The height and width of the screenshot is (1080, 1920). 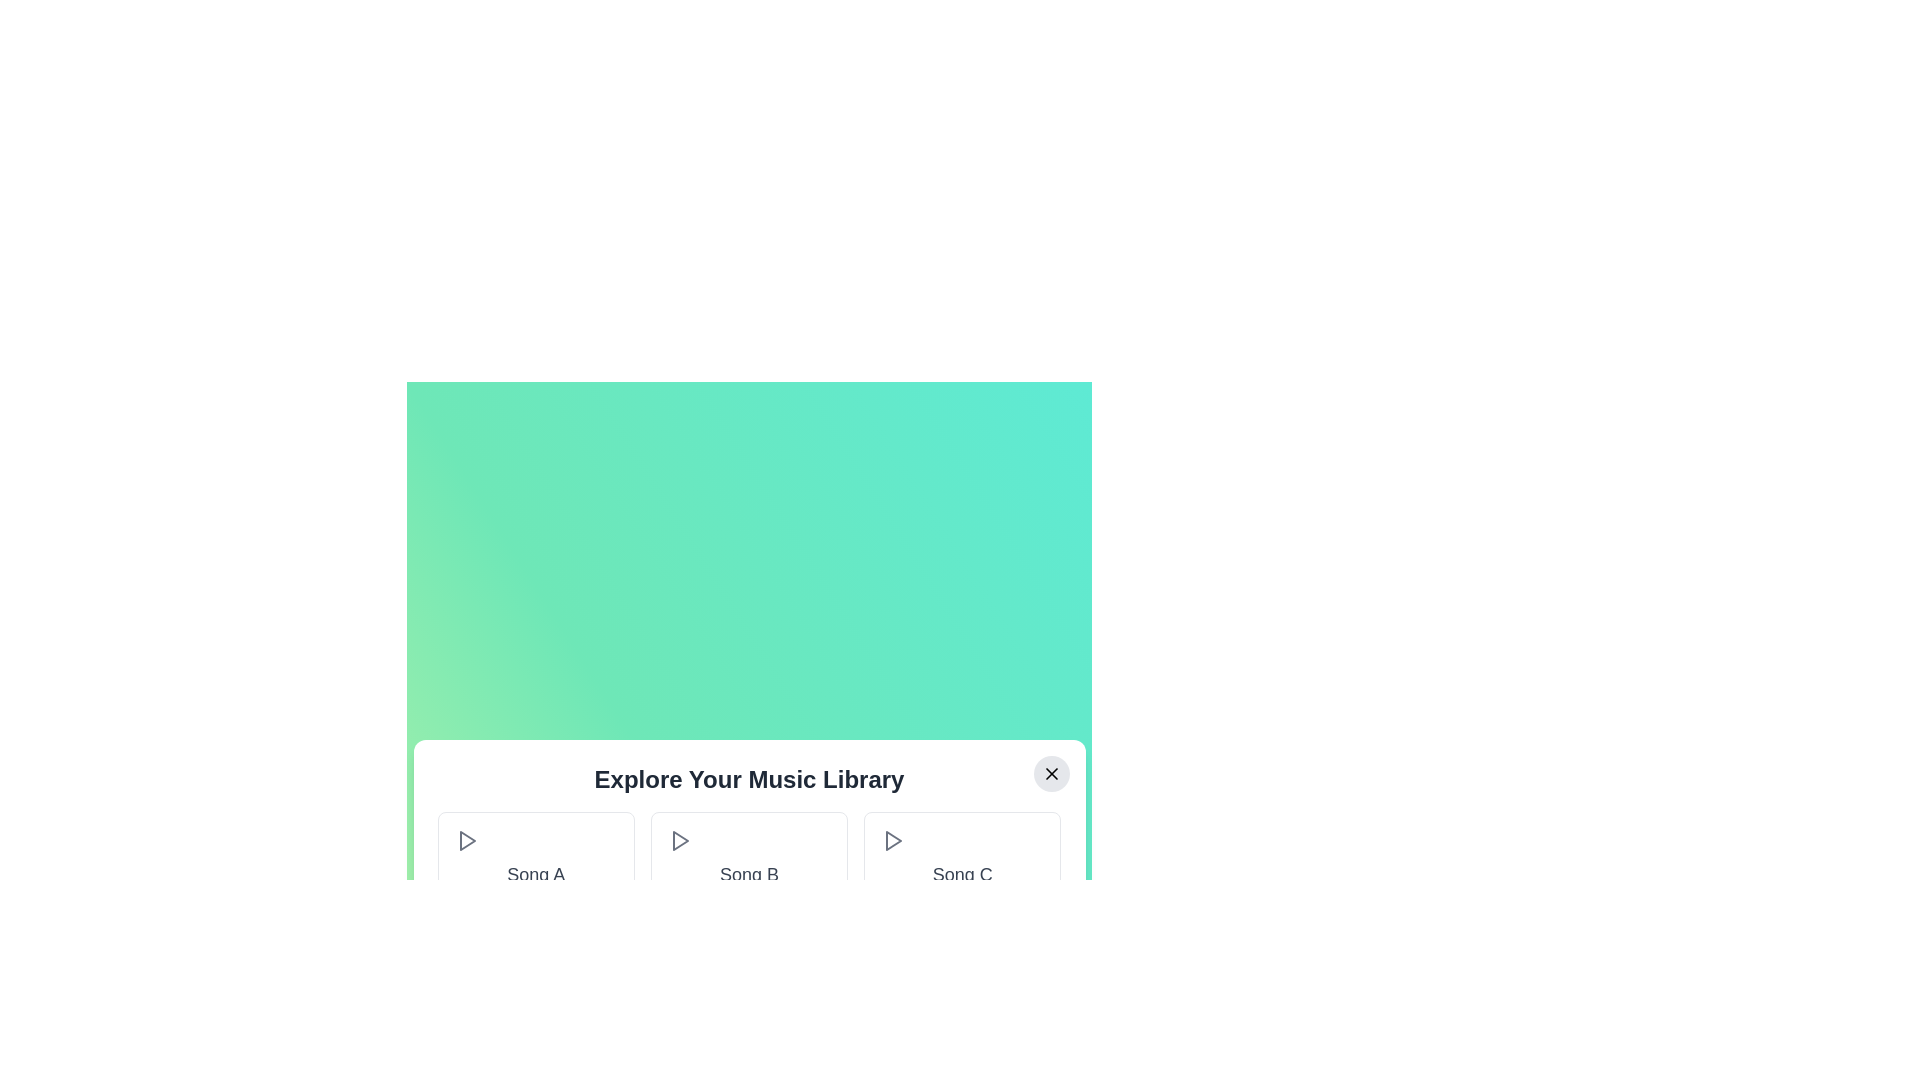 What do you see at coordinates (604, 909) in the screenshot?
I see `the plus button associated with the song Song A to add it to the playlist` at bounding box center [604, 909].